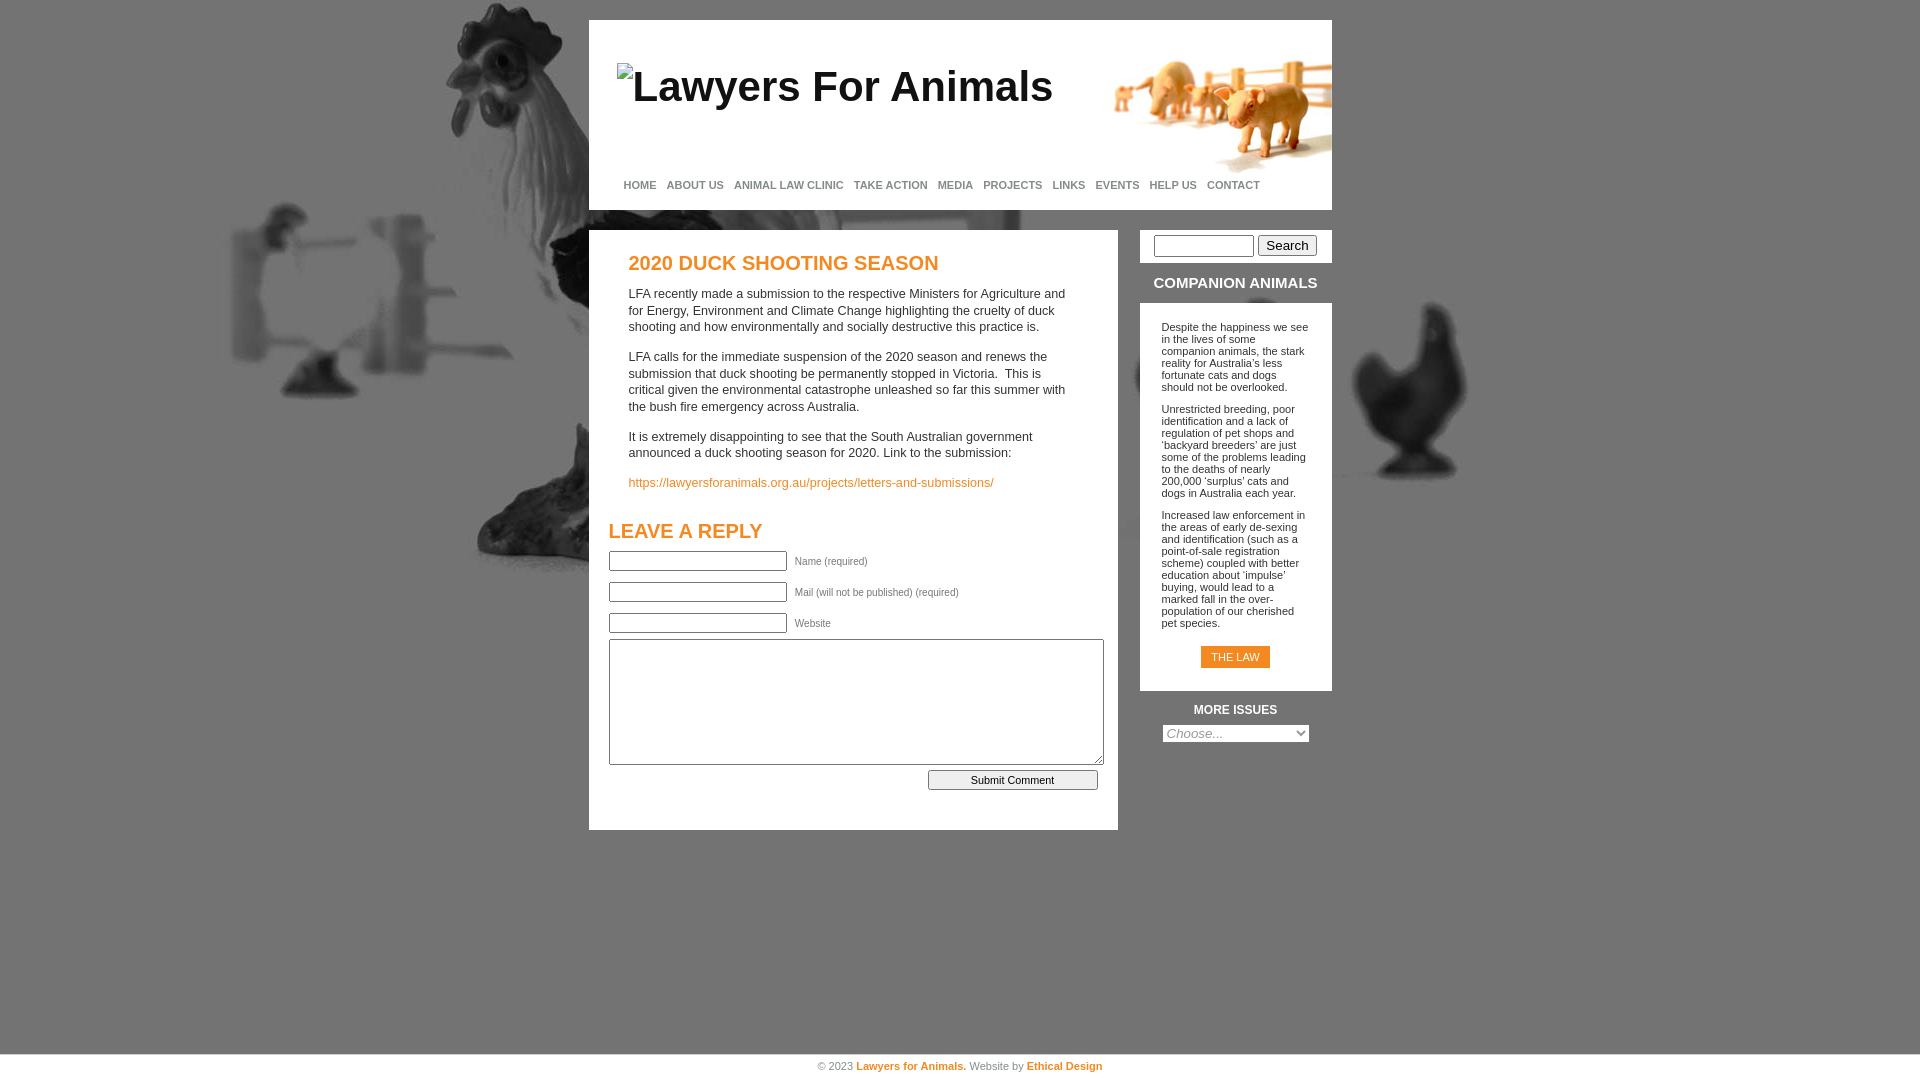 The height and width of the screenshot is (1080, 1920). Describe the element at coordinates (890, 185) in the screenshot. I see `'TAKE ACTION'` at that location.